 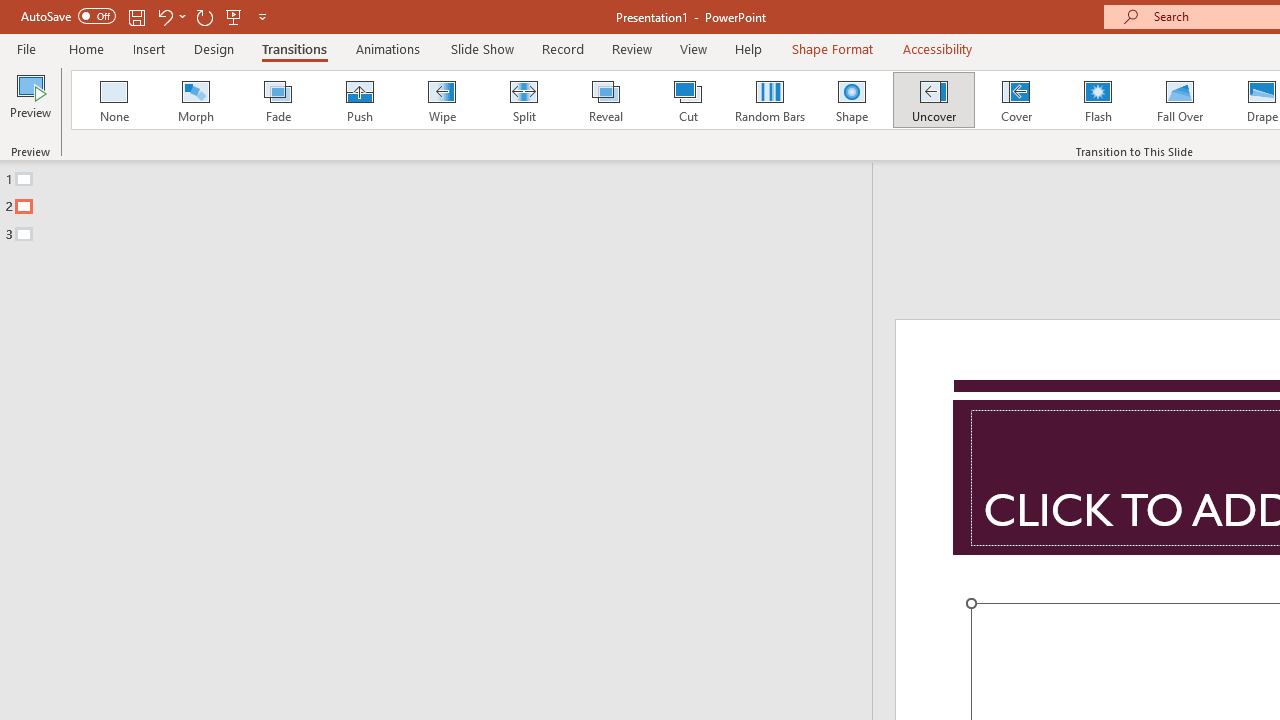 What do you see at coordinates (604, 100) in the screenshot?
I see `'Reveal'` at bounding box center [604, 100].